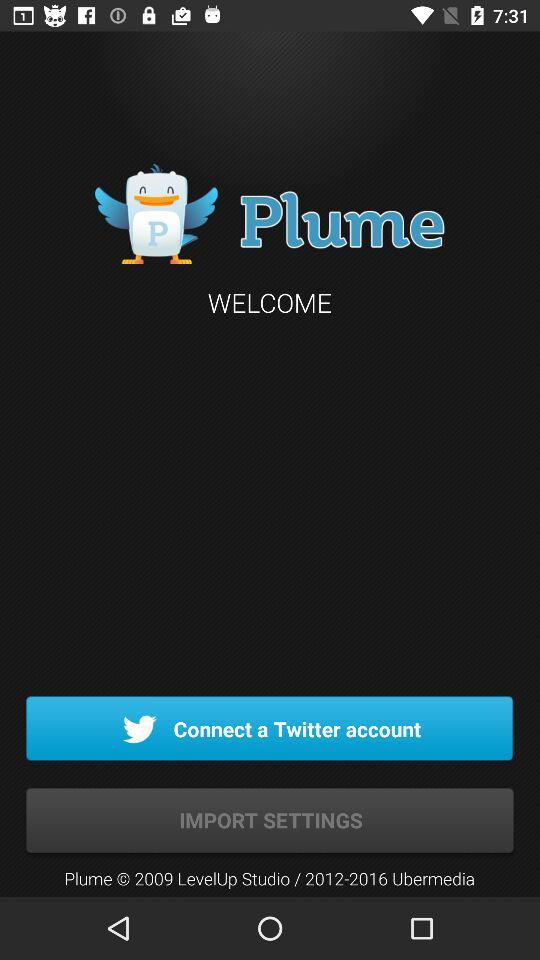  I want to click on the import settings icon, so click(270, 821).